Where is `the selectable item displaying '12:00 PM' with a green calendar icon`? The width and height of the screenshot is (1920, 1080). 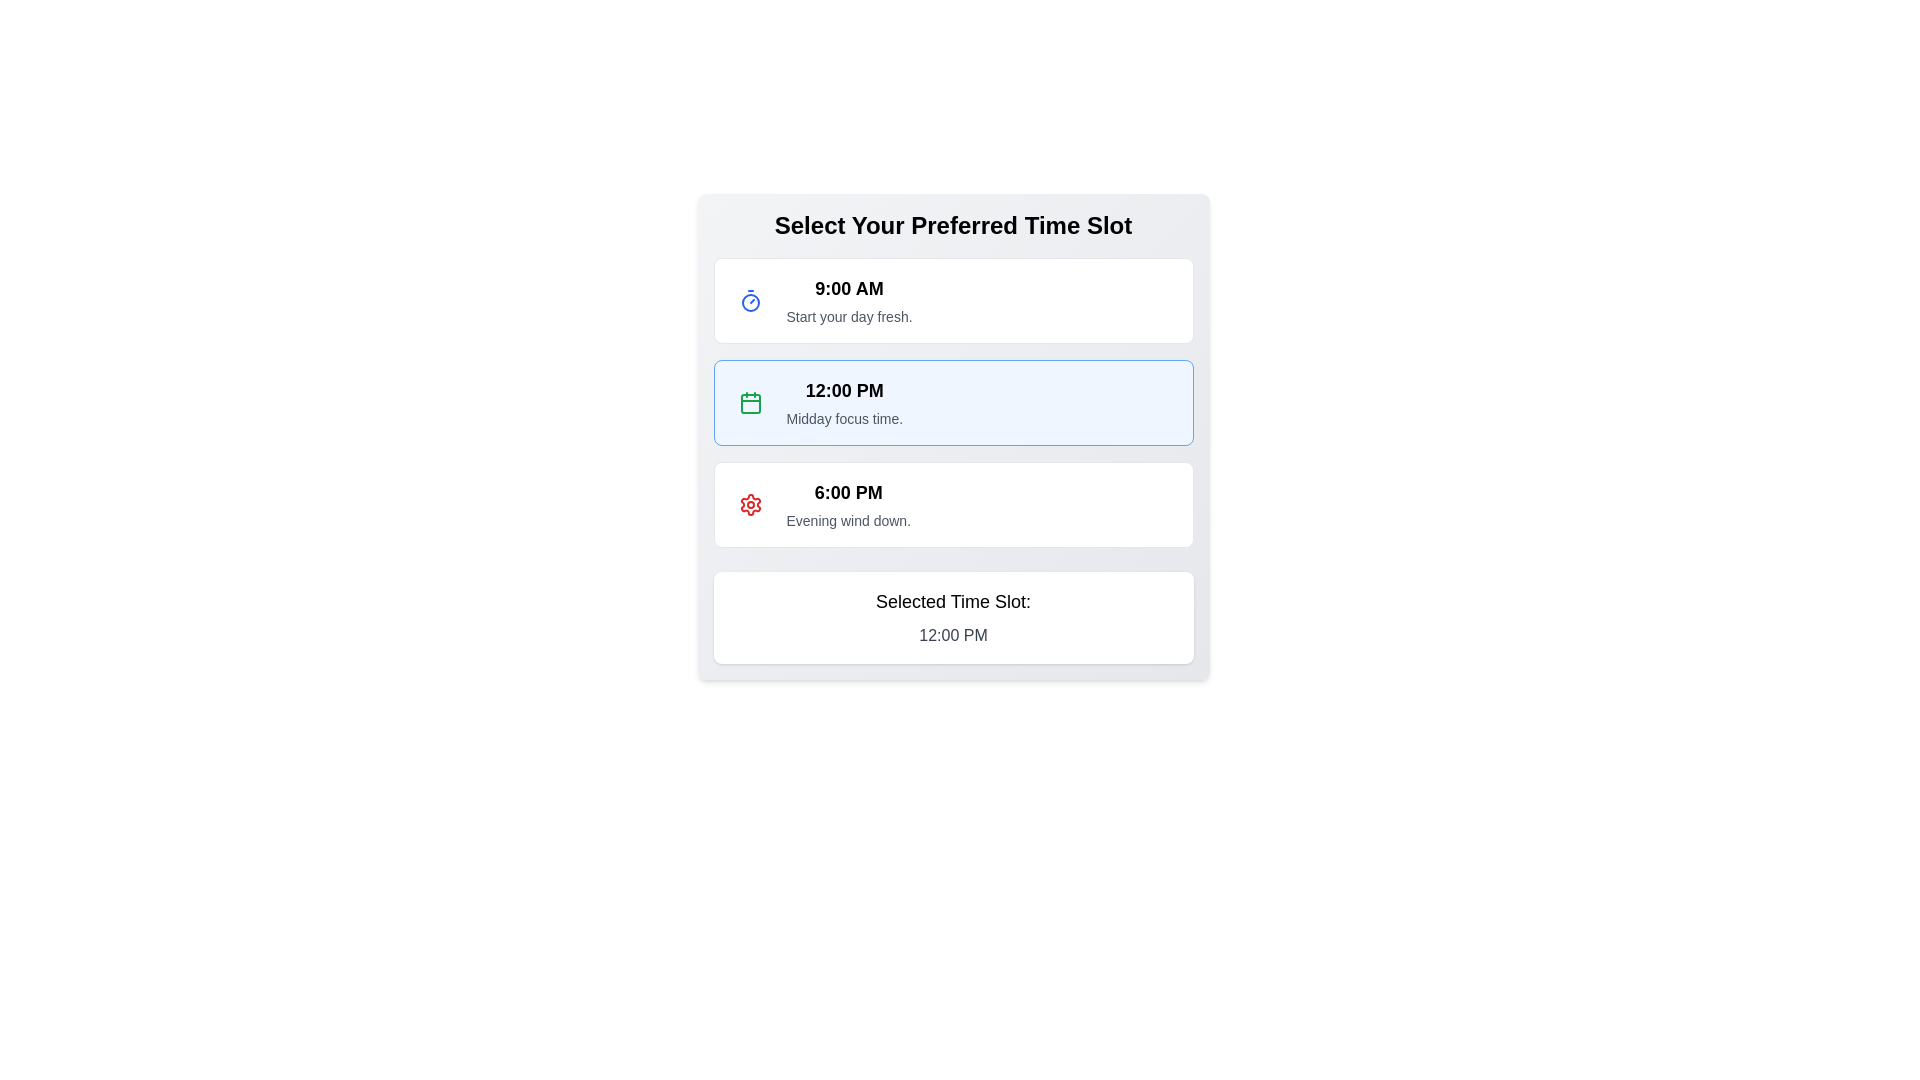 the selectable item displaying '12:00 PM' with a green calendar icon is located at coordinates (952, 435).